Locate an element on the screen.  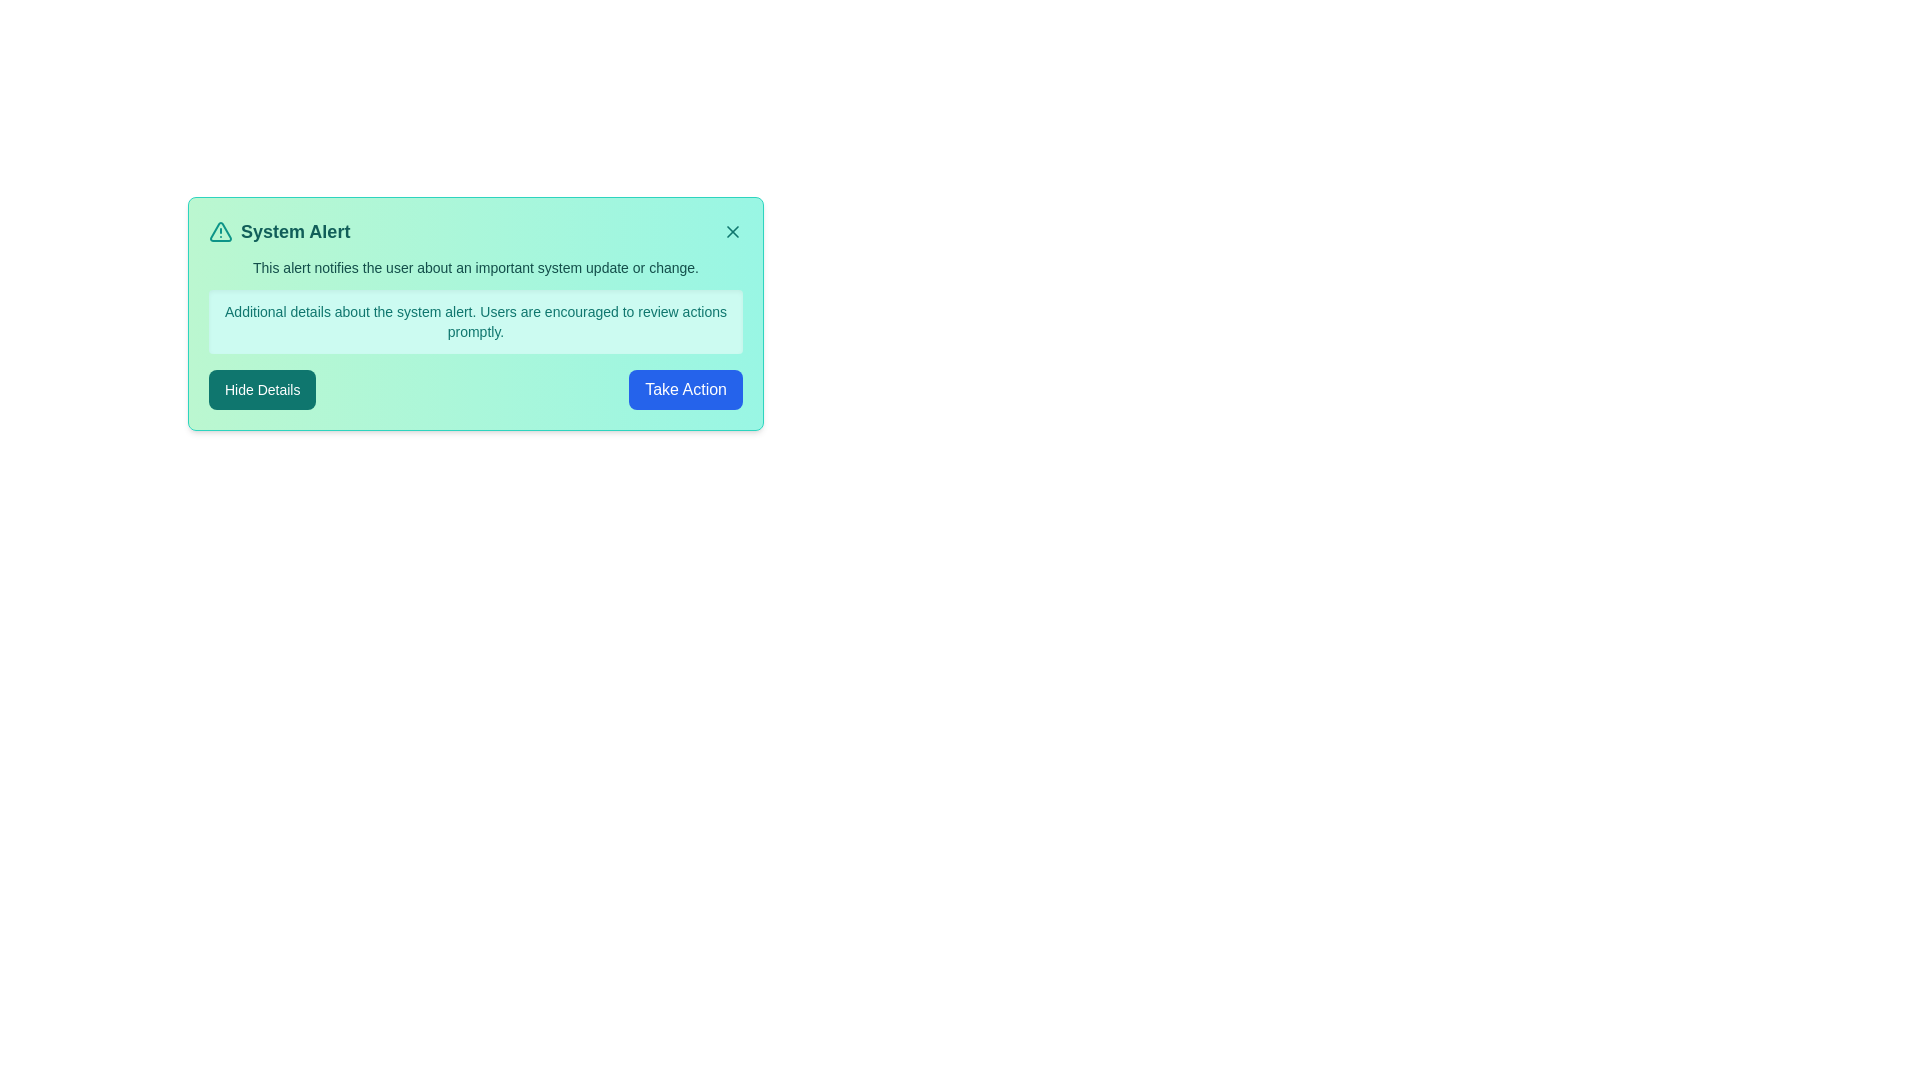
the 'Take Action' button to execute the primary action associated with the alert is located at coordinates (686, 389).